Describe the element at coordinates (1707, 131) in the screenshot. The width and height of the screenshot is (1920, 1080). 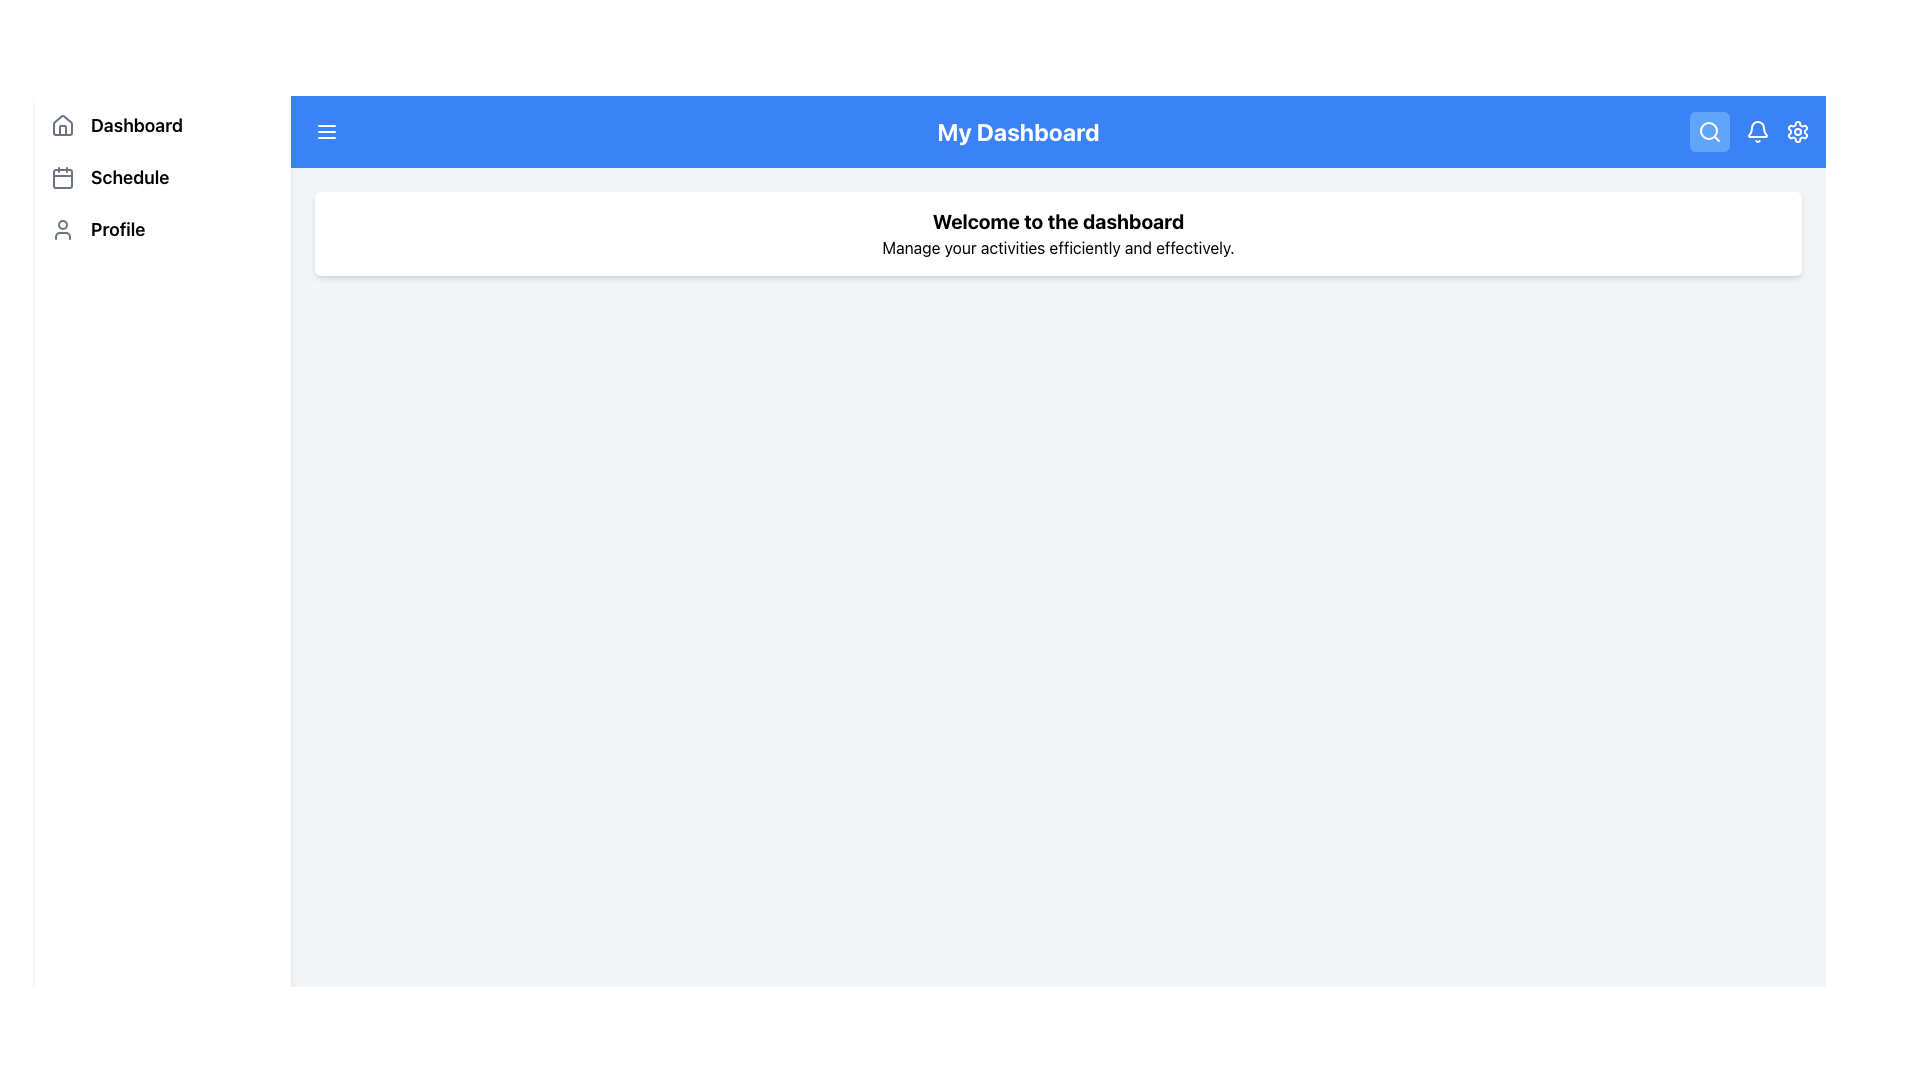
I see `the circular part of the magnifying glass icon located in the header section near the top-right corner, which represents the search functionality` at that location.